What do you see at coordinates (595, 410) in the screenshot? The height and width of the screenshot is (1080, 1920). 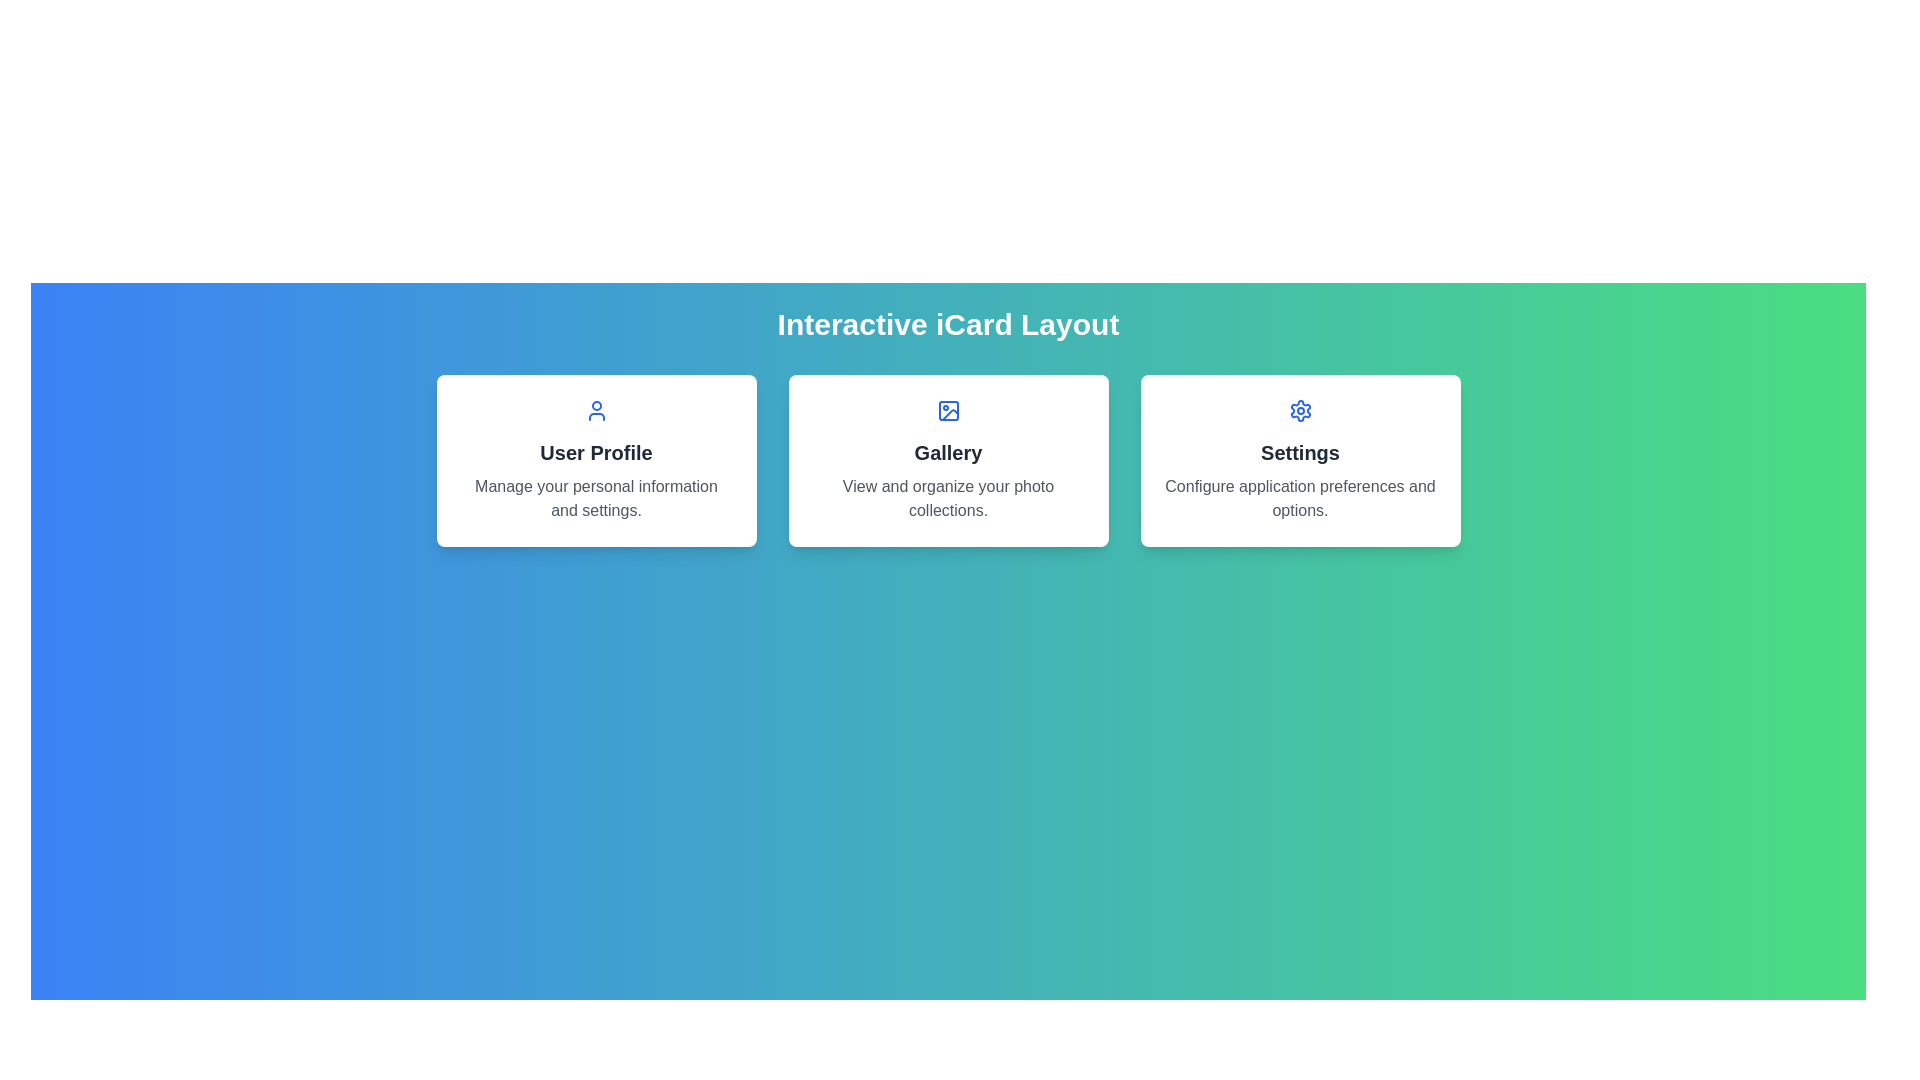 I see `the user icon, which is a stylized outline of a person's head and shoulders in blue stroke color, located in the first card titled 'User Profile' at the top-center of the card` at bounding box center [595, 410].